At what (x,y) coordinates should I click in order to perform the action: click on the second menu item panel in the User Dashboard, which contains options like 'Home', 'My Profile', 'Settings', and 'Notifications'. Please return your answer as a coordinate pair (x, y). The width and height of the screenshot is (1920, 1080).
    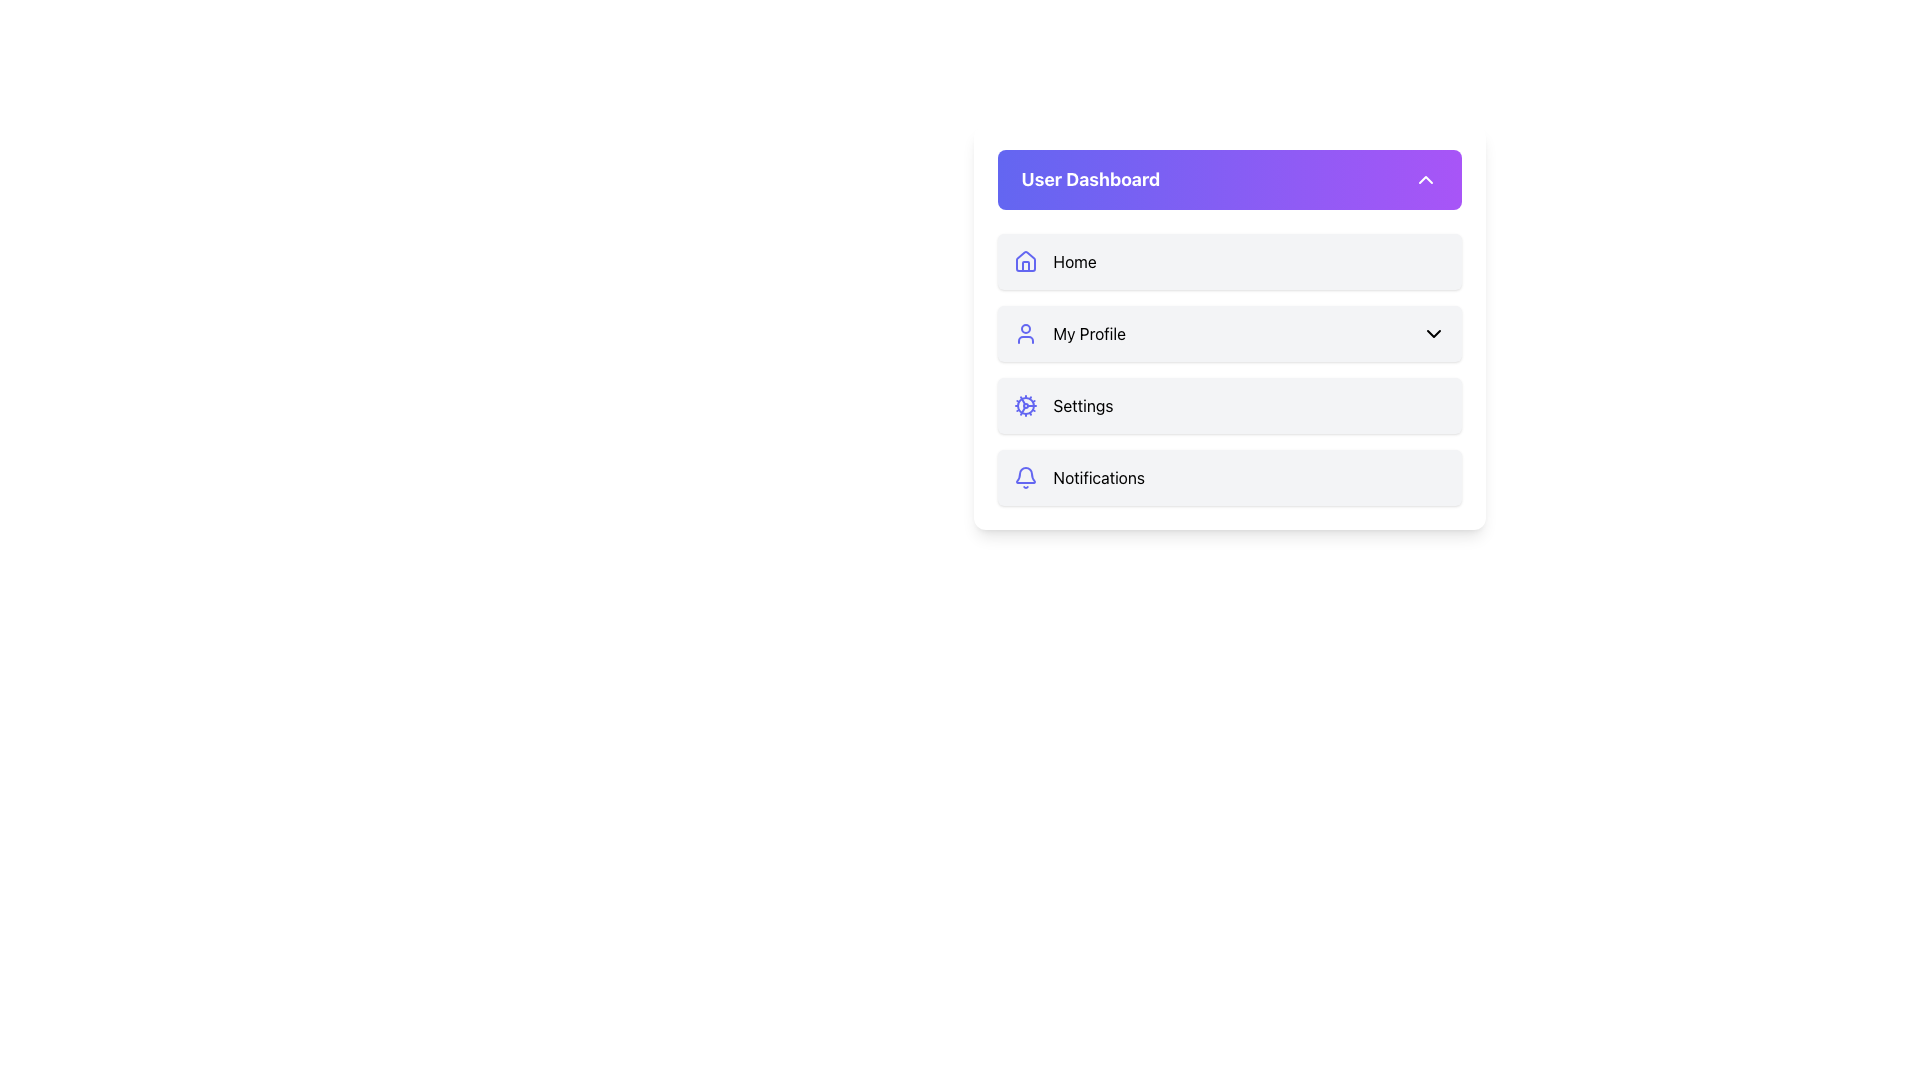
    Looking at the image, I should click on (1228, 326).